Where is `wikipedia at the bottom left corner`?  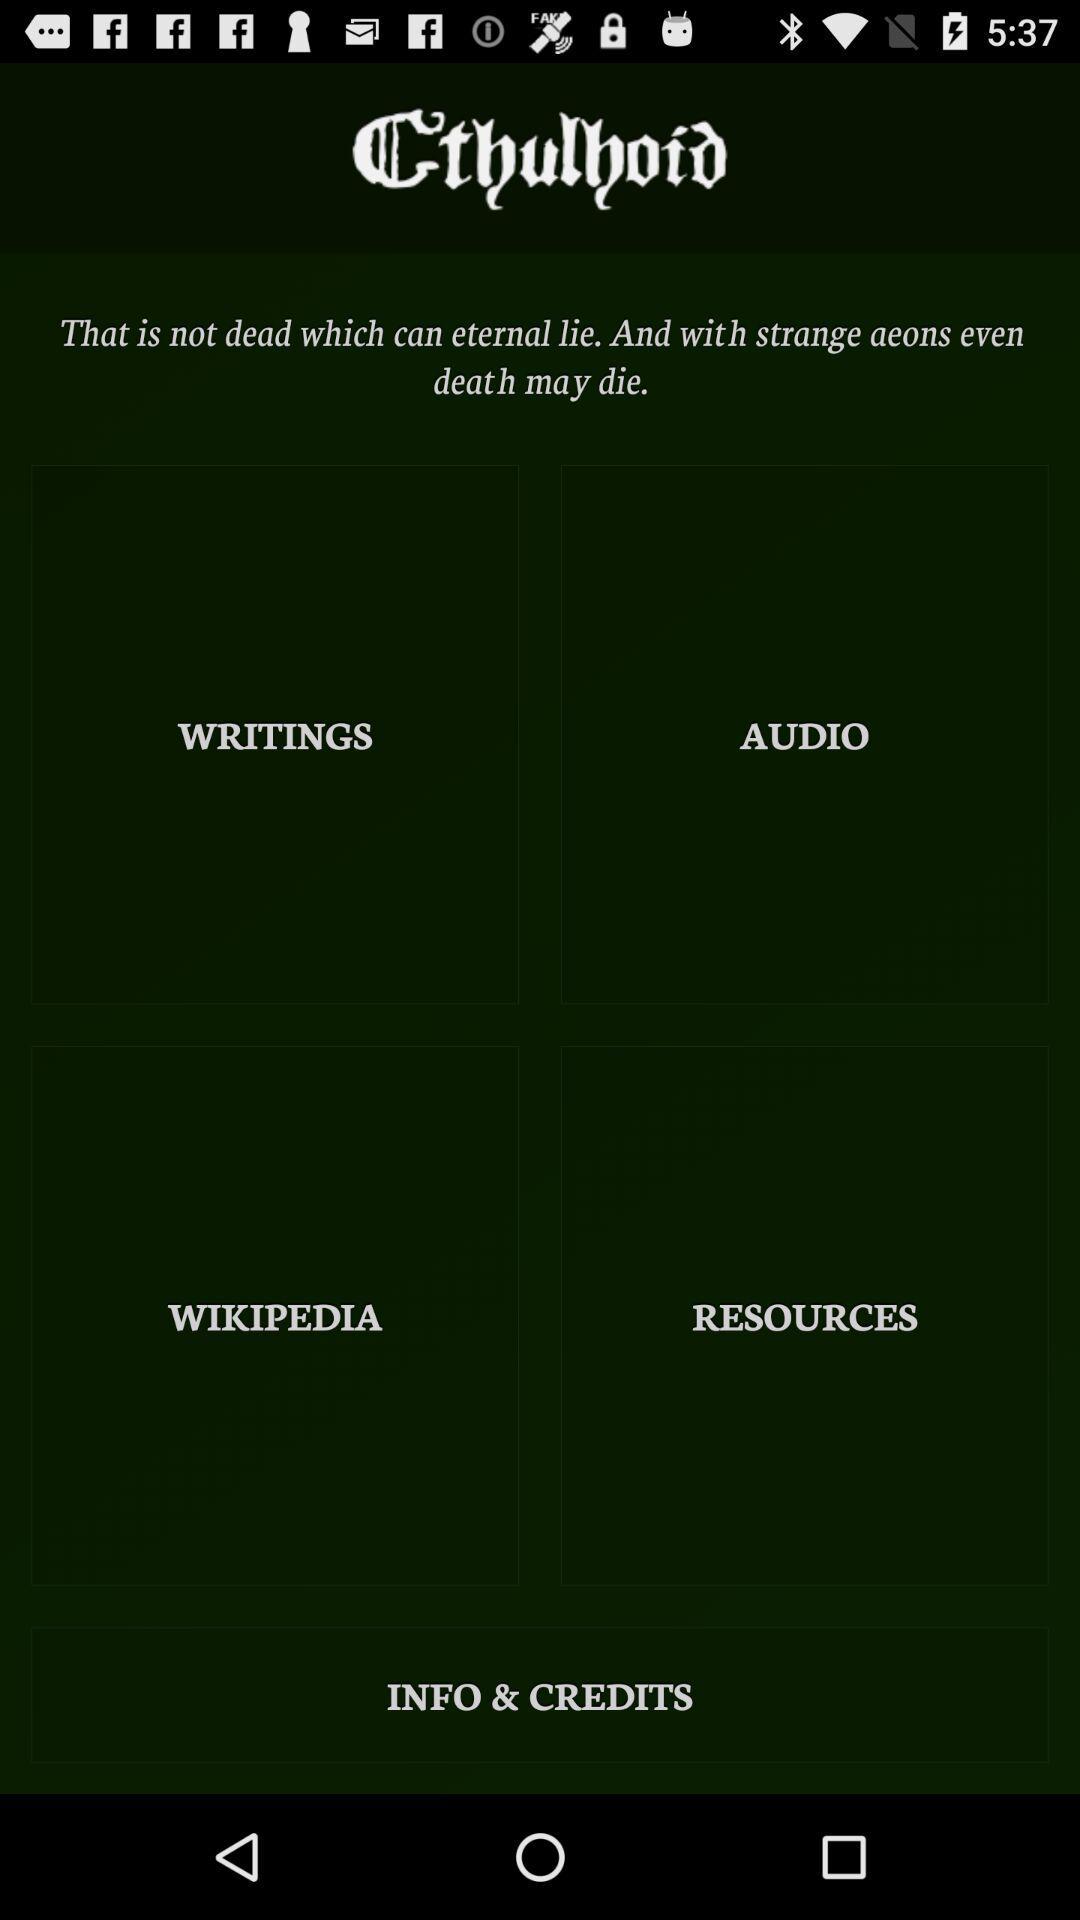
wikipedia at the bottom left corner is located at coordinates (275, 1315).